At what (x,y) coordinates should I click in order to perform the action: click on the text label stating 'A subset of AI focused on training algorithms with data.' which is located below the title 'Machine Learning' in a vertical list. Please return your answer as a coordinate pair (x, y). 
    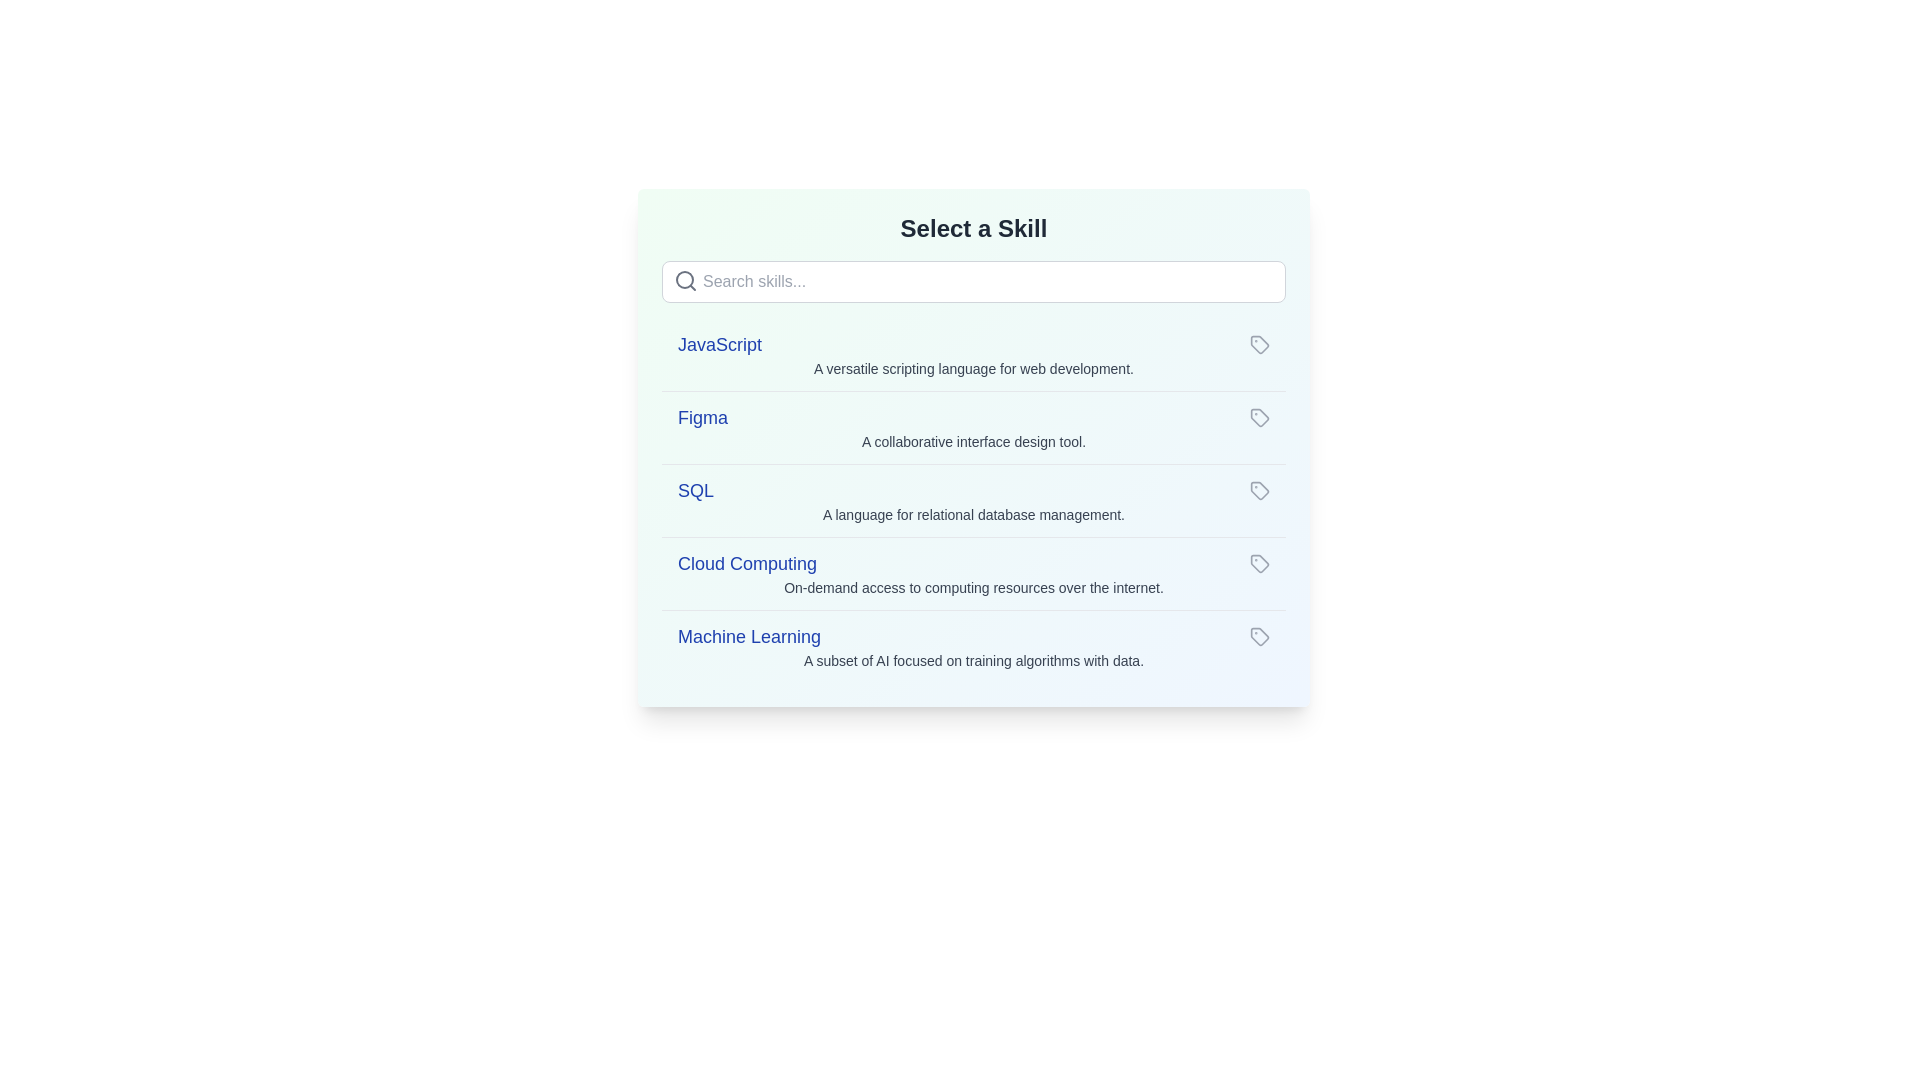
    Looking at the image, I should click on (974, 660).